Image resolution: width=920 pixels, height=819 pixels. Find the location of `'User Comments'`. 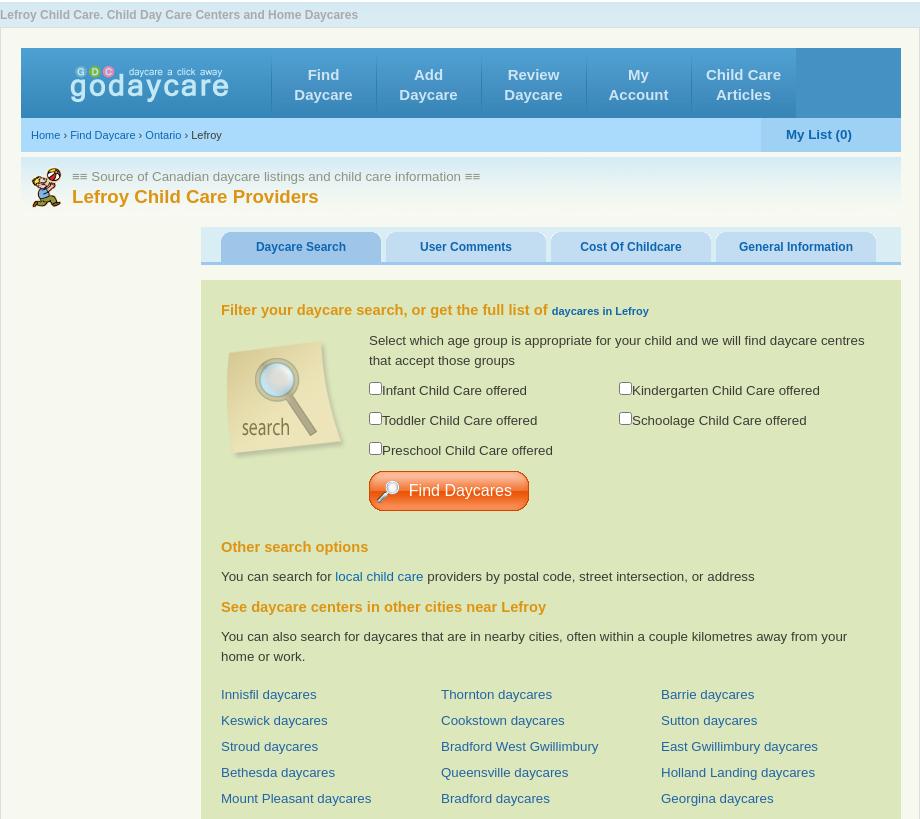

'User Comments' is located at coordinates (465, 246).